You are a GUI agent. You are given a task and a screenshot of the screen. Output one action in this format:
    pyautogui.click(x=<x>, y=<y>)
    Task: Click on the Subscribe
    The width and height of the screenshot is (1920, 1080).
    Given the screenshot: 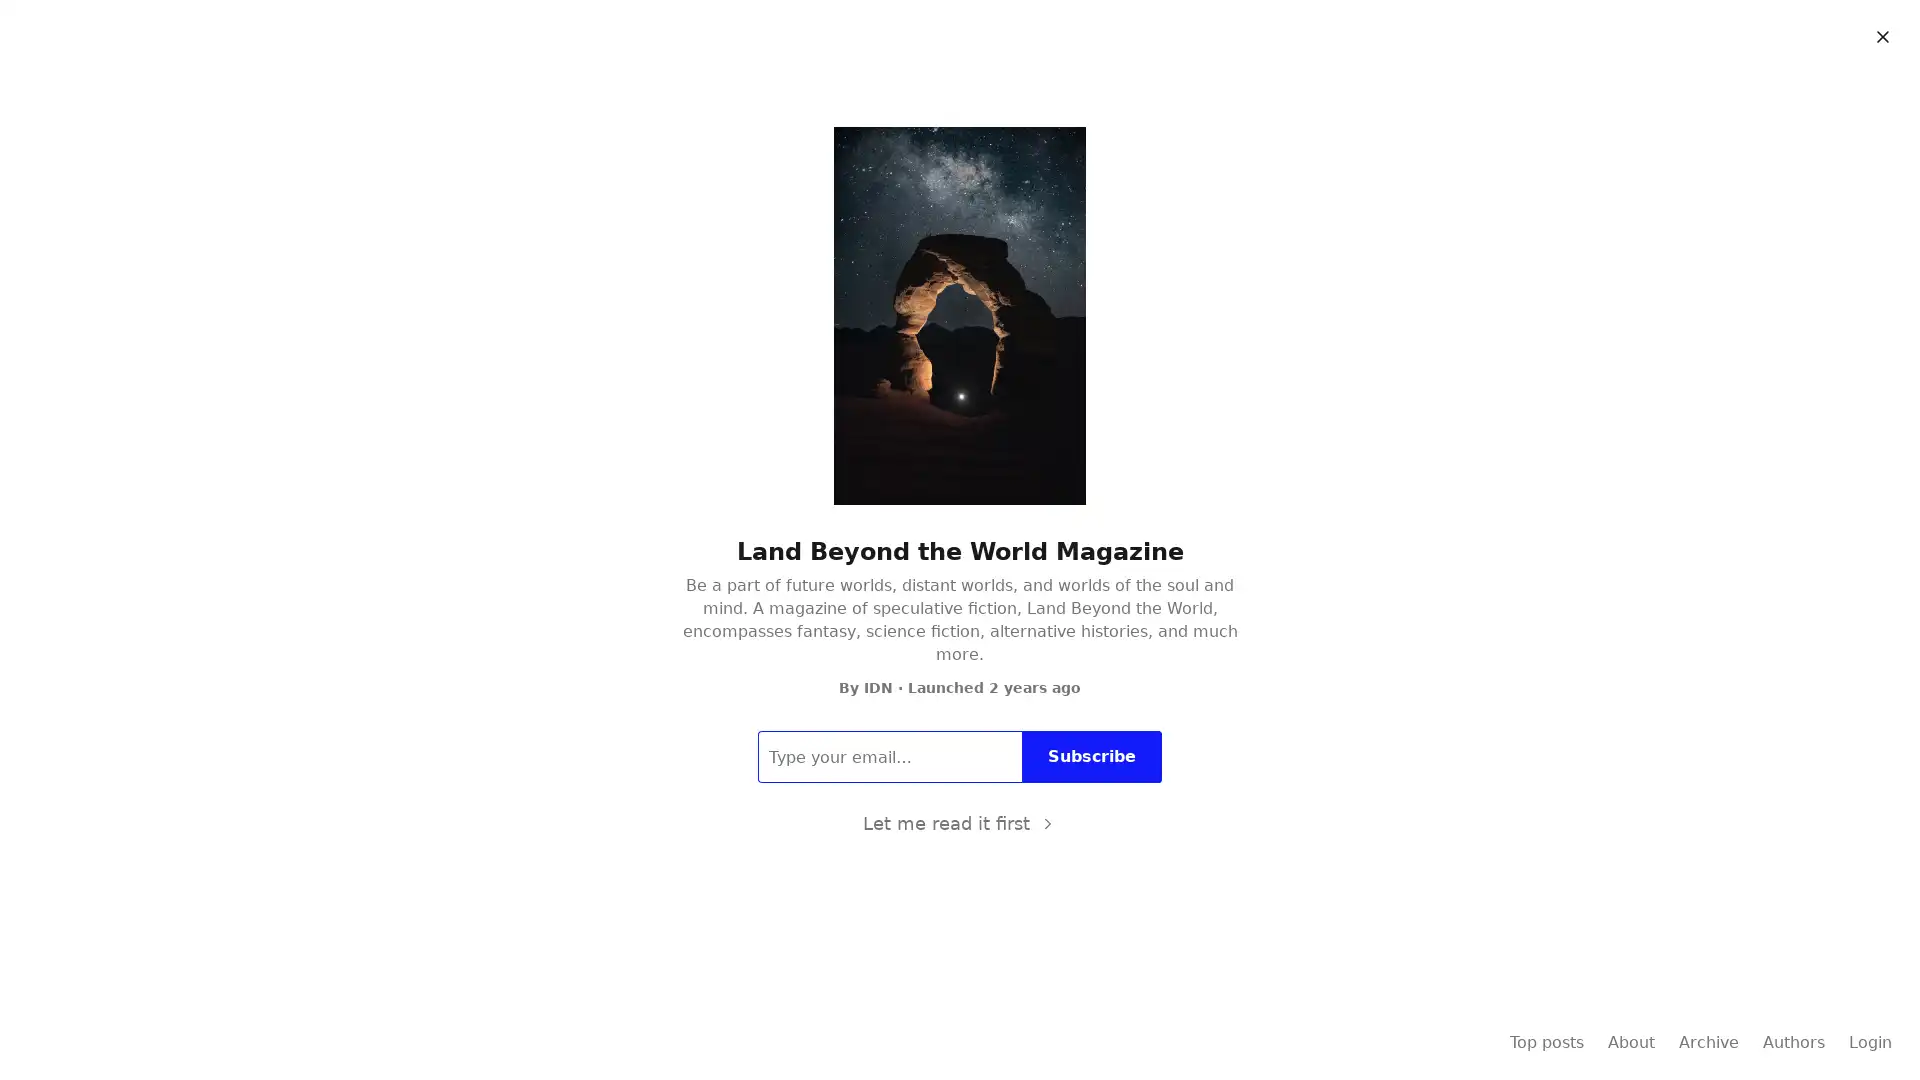 What is the action you would take?
    pyautogui.click(x=1091, y=756)
    